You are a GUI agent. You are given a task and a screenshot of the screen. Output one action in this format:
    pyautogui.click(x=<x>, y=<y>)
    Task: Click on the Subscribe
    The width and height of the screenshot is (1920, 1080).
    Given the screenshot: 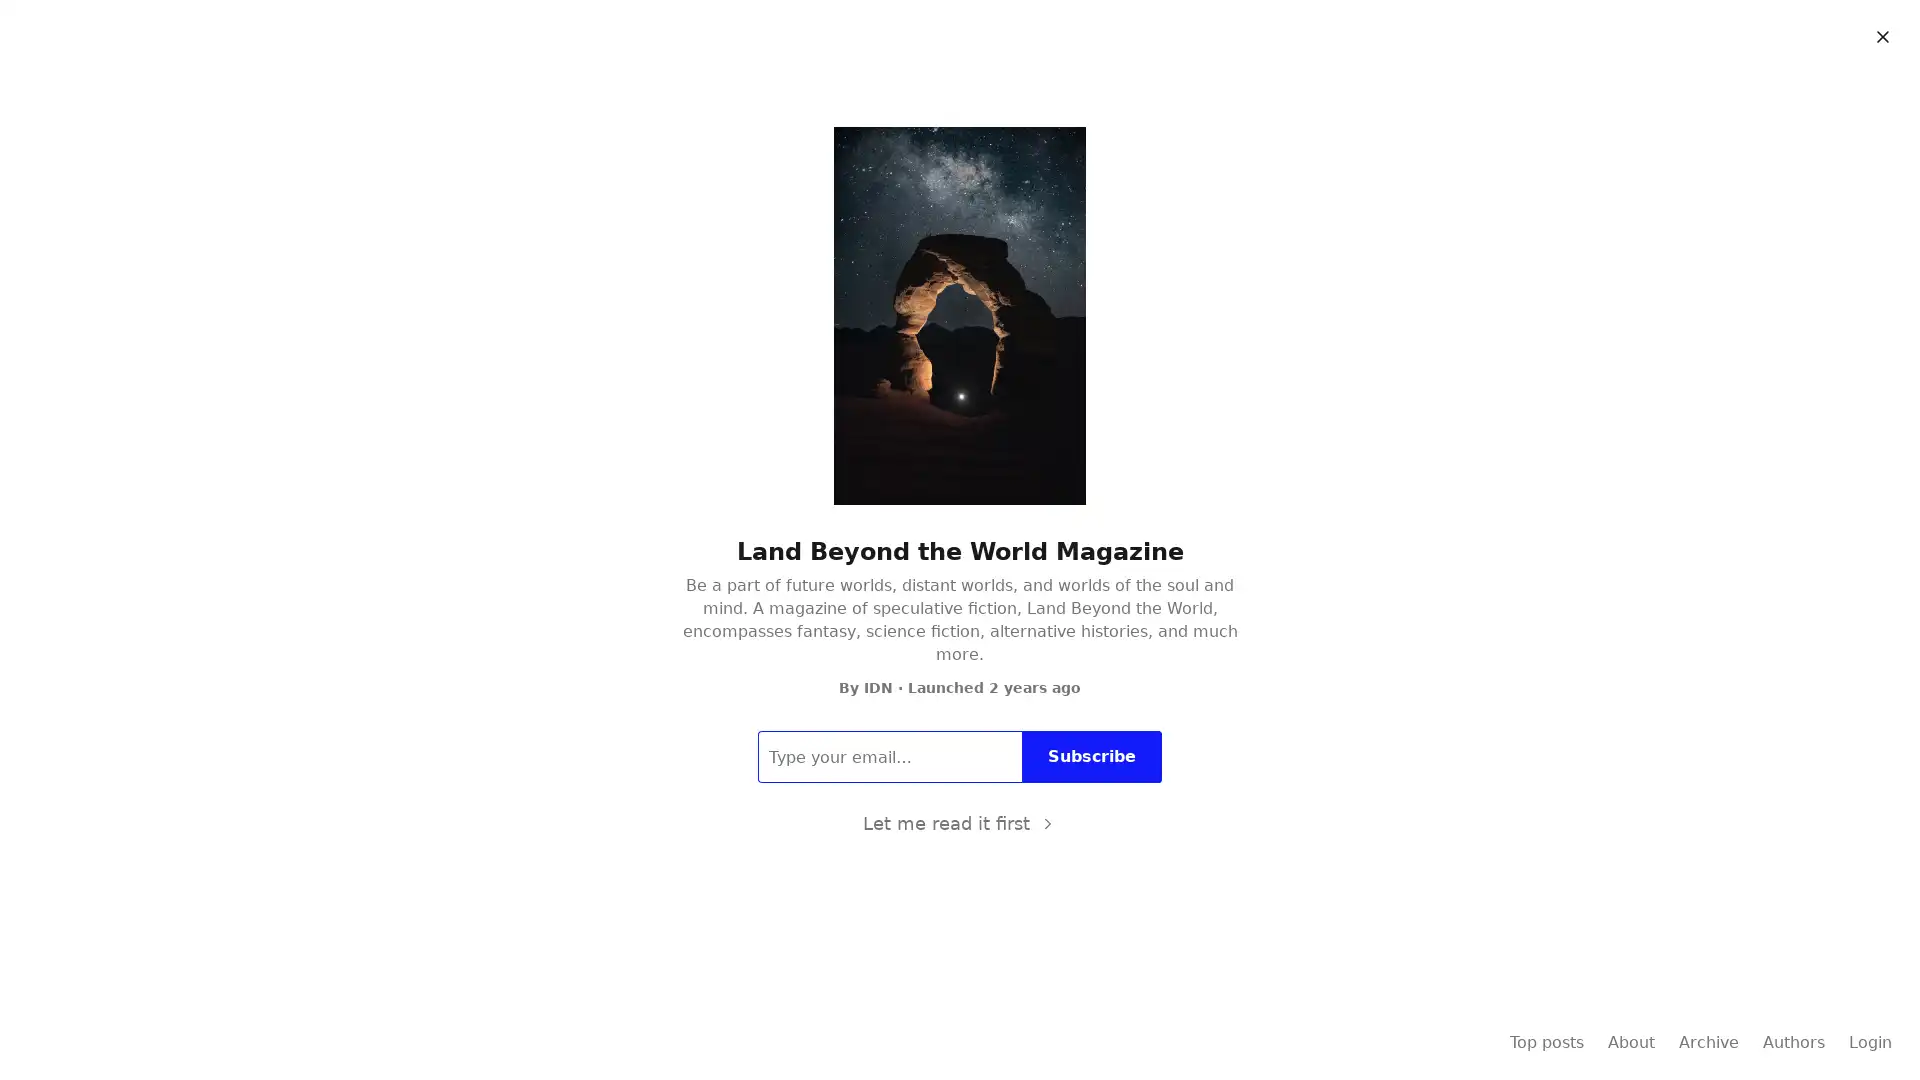 What is the action you would take?
    pyautogui.click(x=1091, y=756)
    